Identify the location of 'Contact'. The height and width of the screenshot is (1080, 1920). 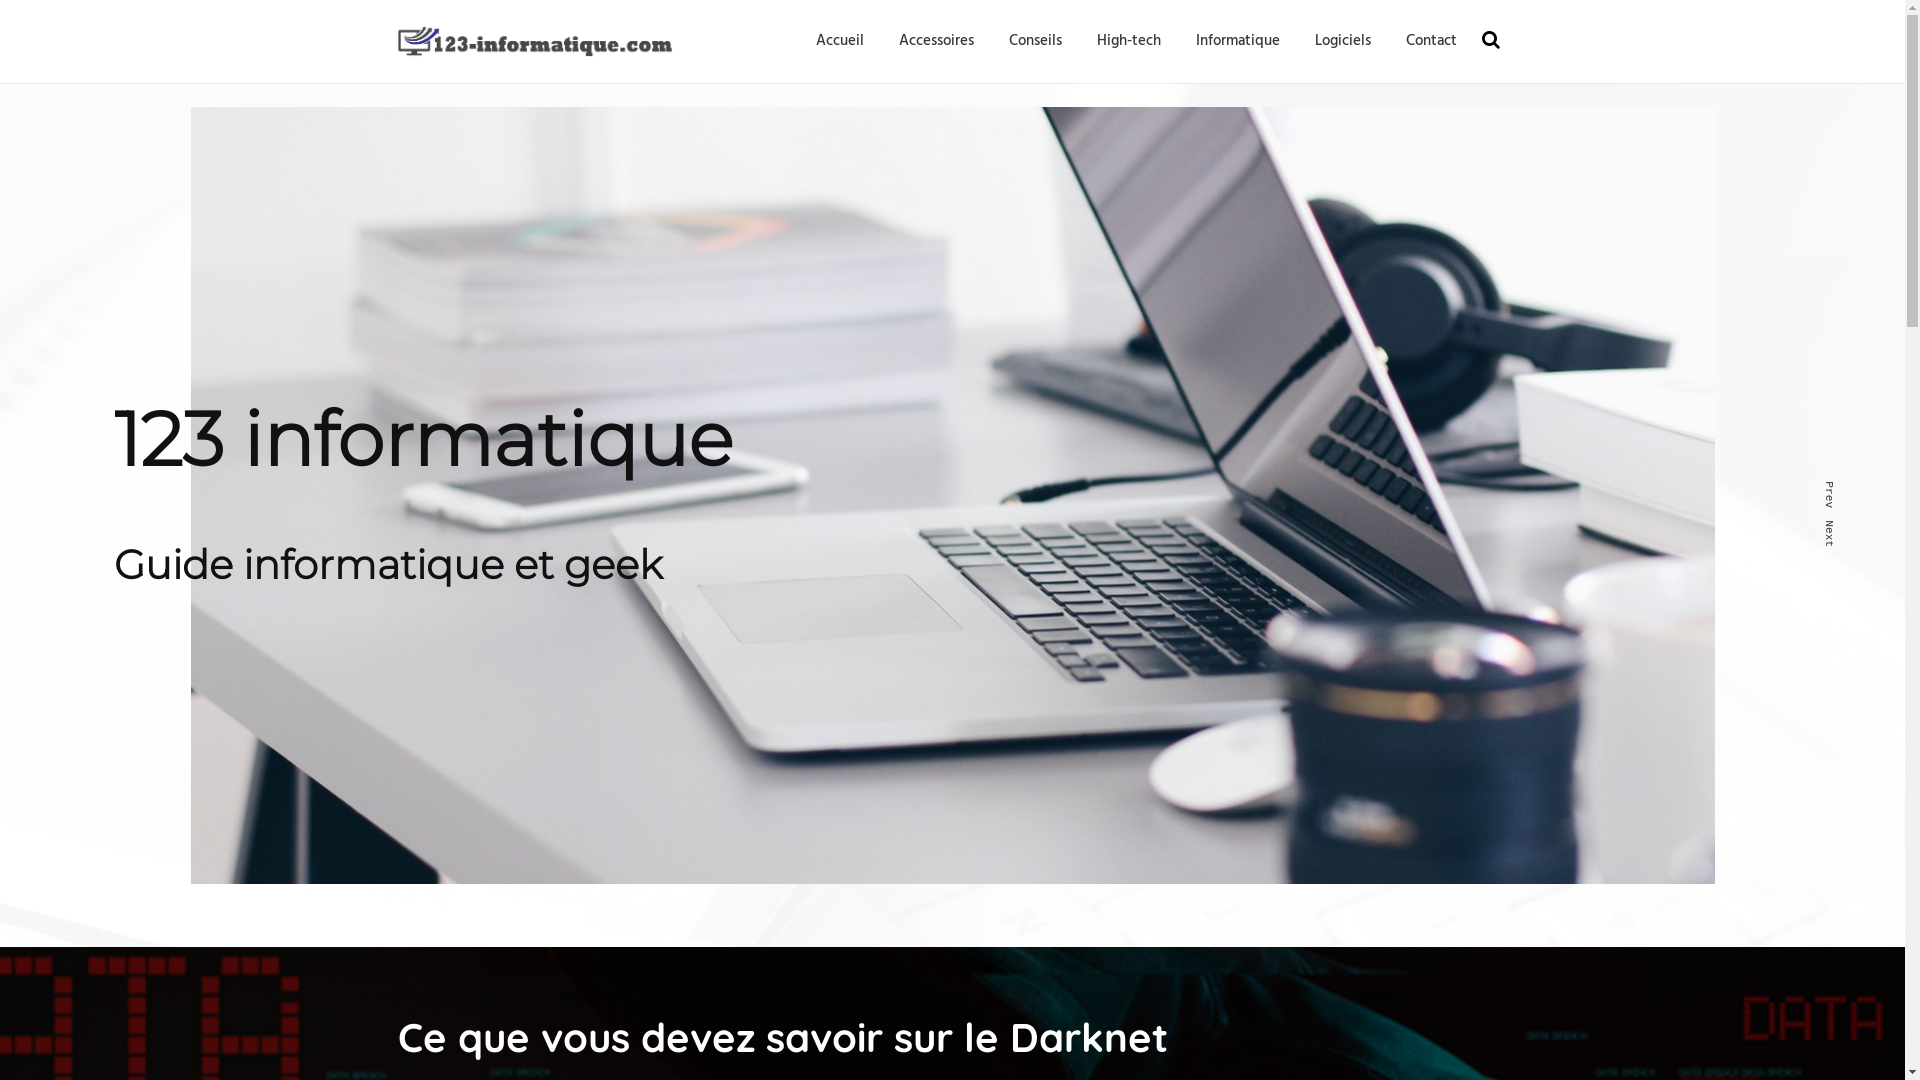
(1405, 41).